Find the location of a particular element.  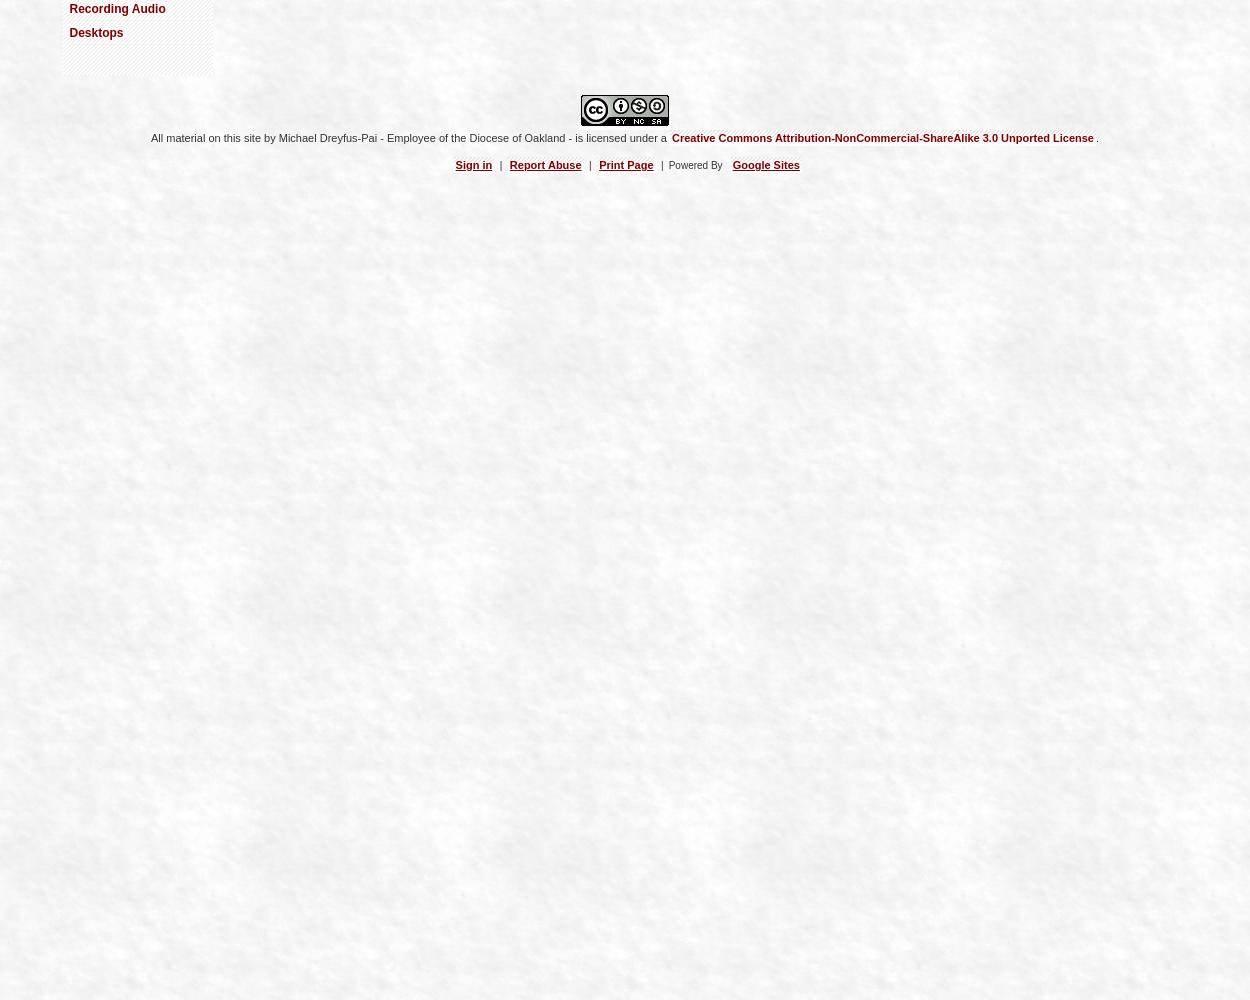

'Powered By' is located at coordinates (694, 164).